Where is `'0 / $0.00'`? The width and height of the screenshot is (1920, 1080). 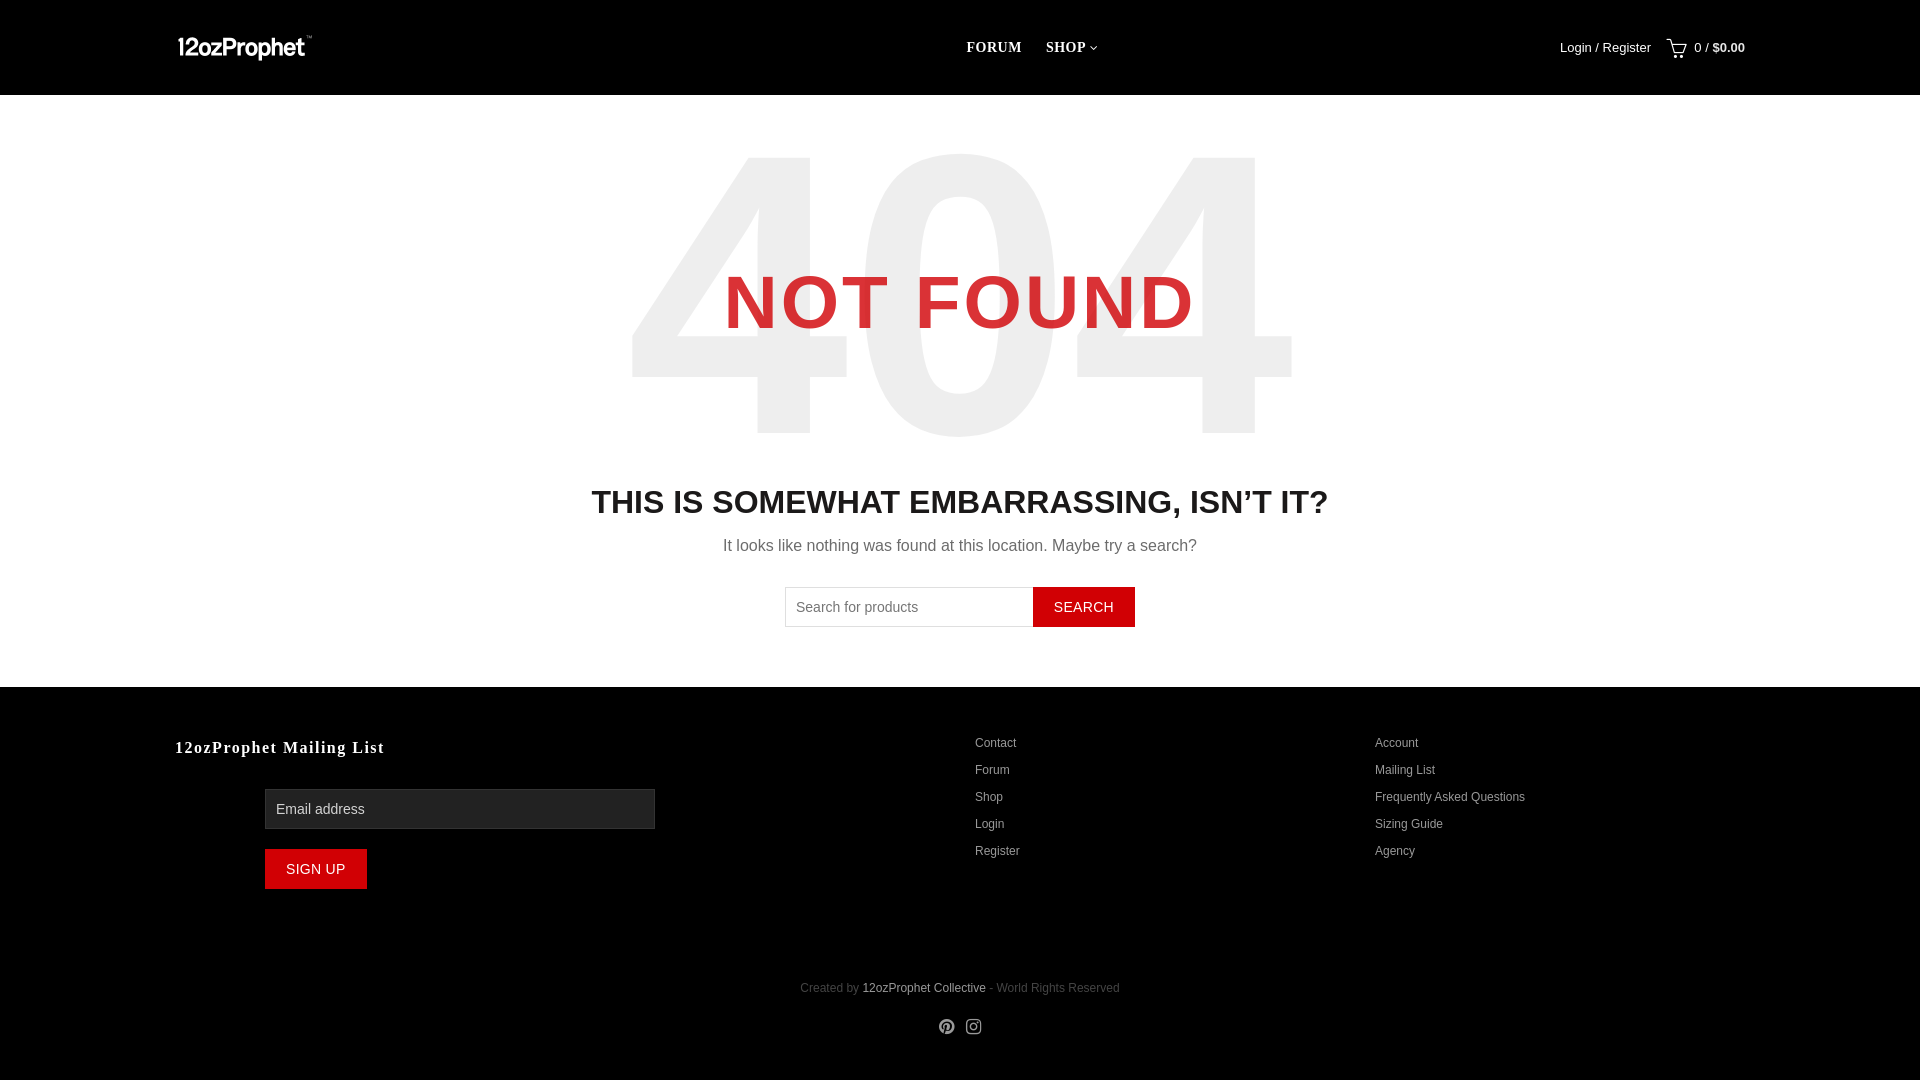
'0 / $0.00' is located at coordinates (1702, 45).